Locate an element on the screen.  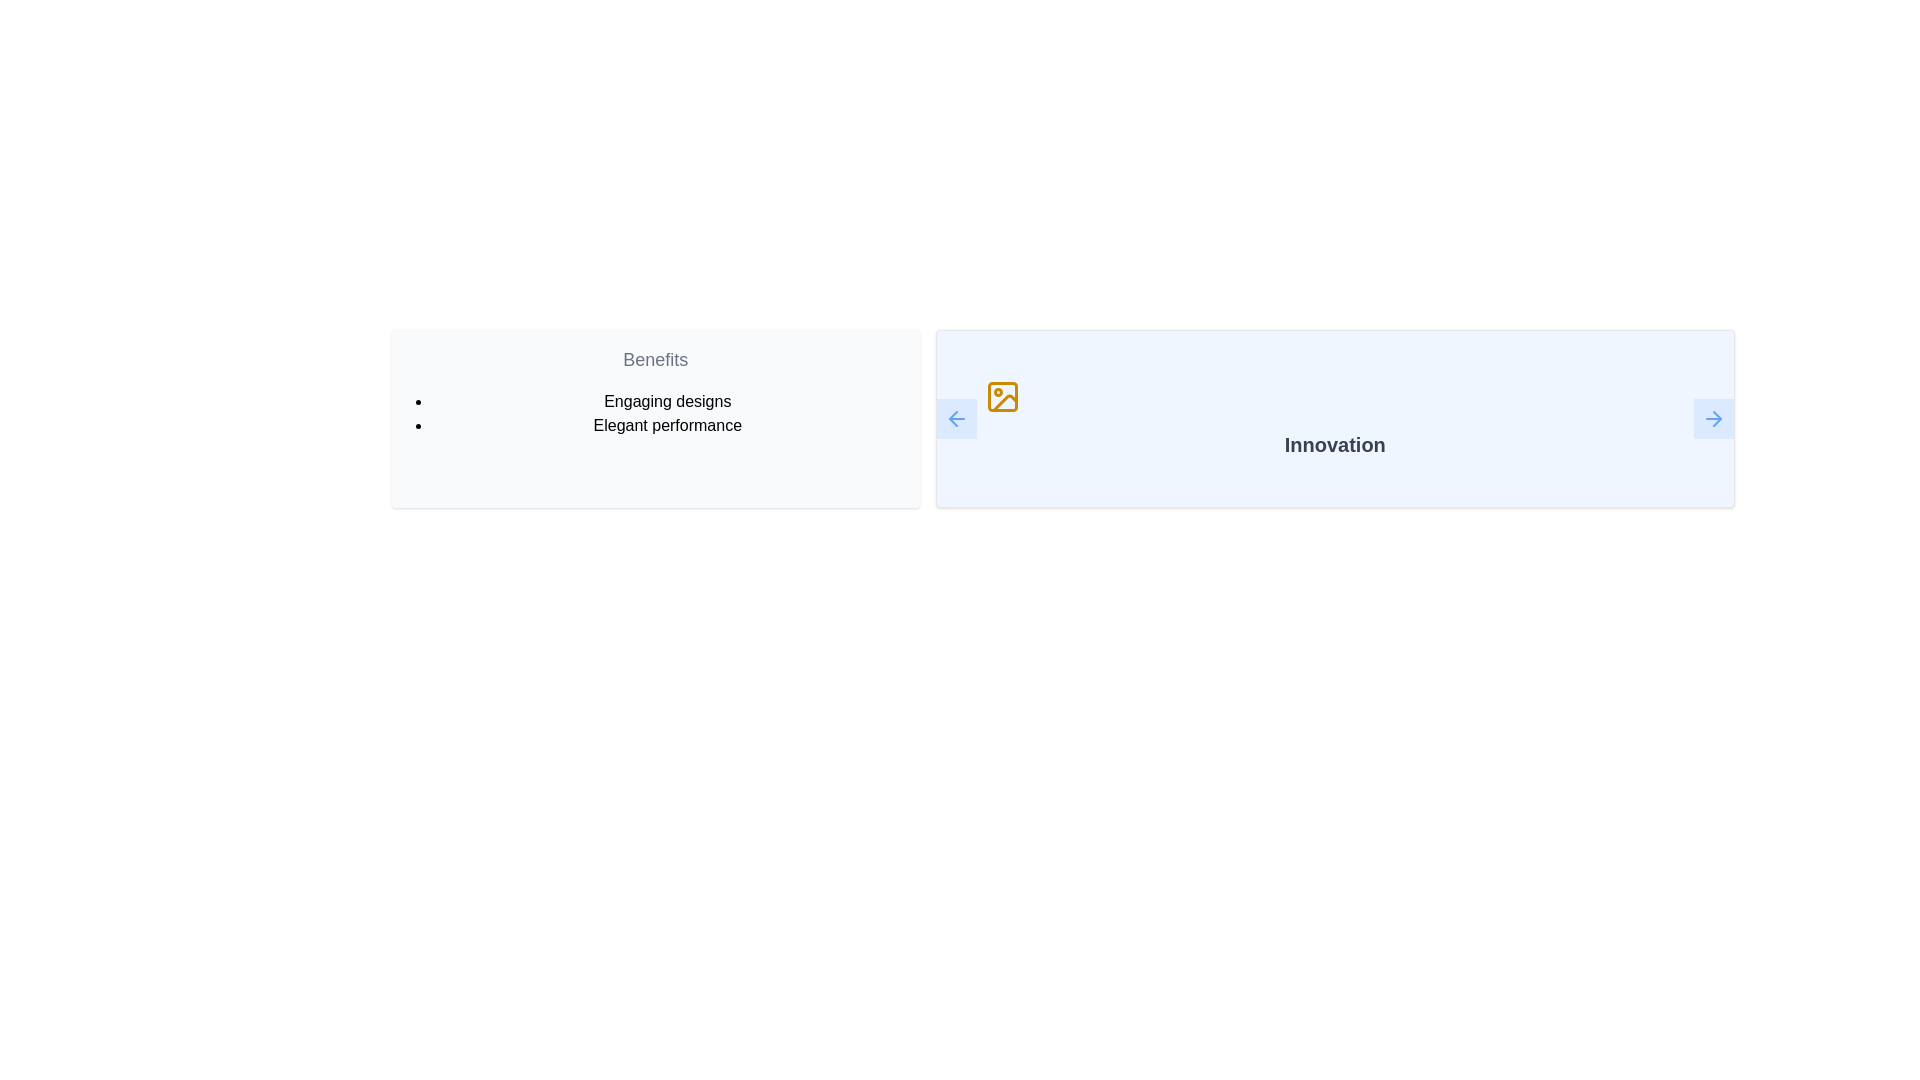
the 'Benefits' section of the text panel, which contains bullet points 'Engaging designs' and 'Elegant performance' in a light gray background is located at coordinates (655, 392).